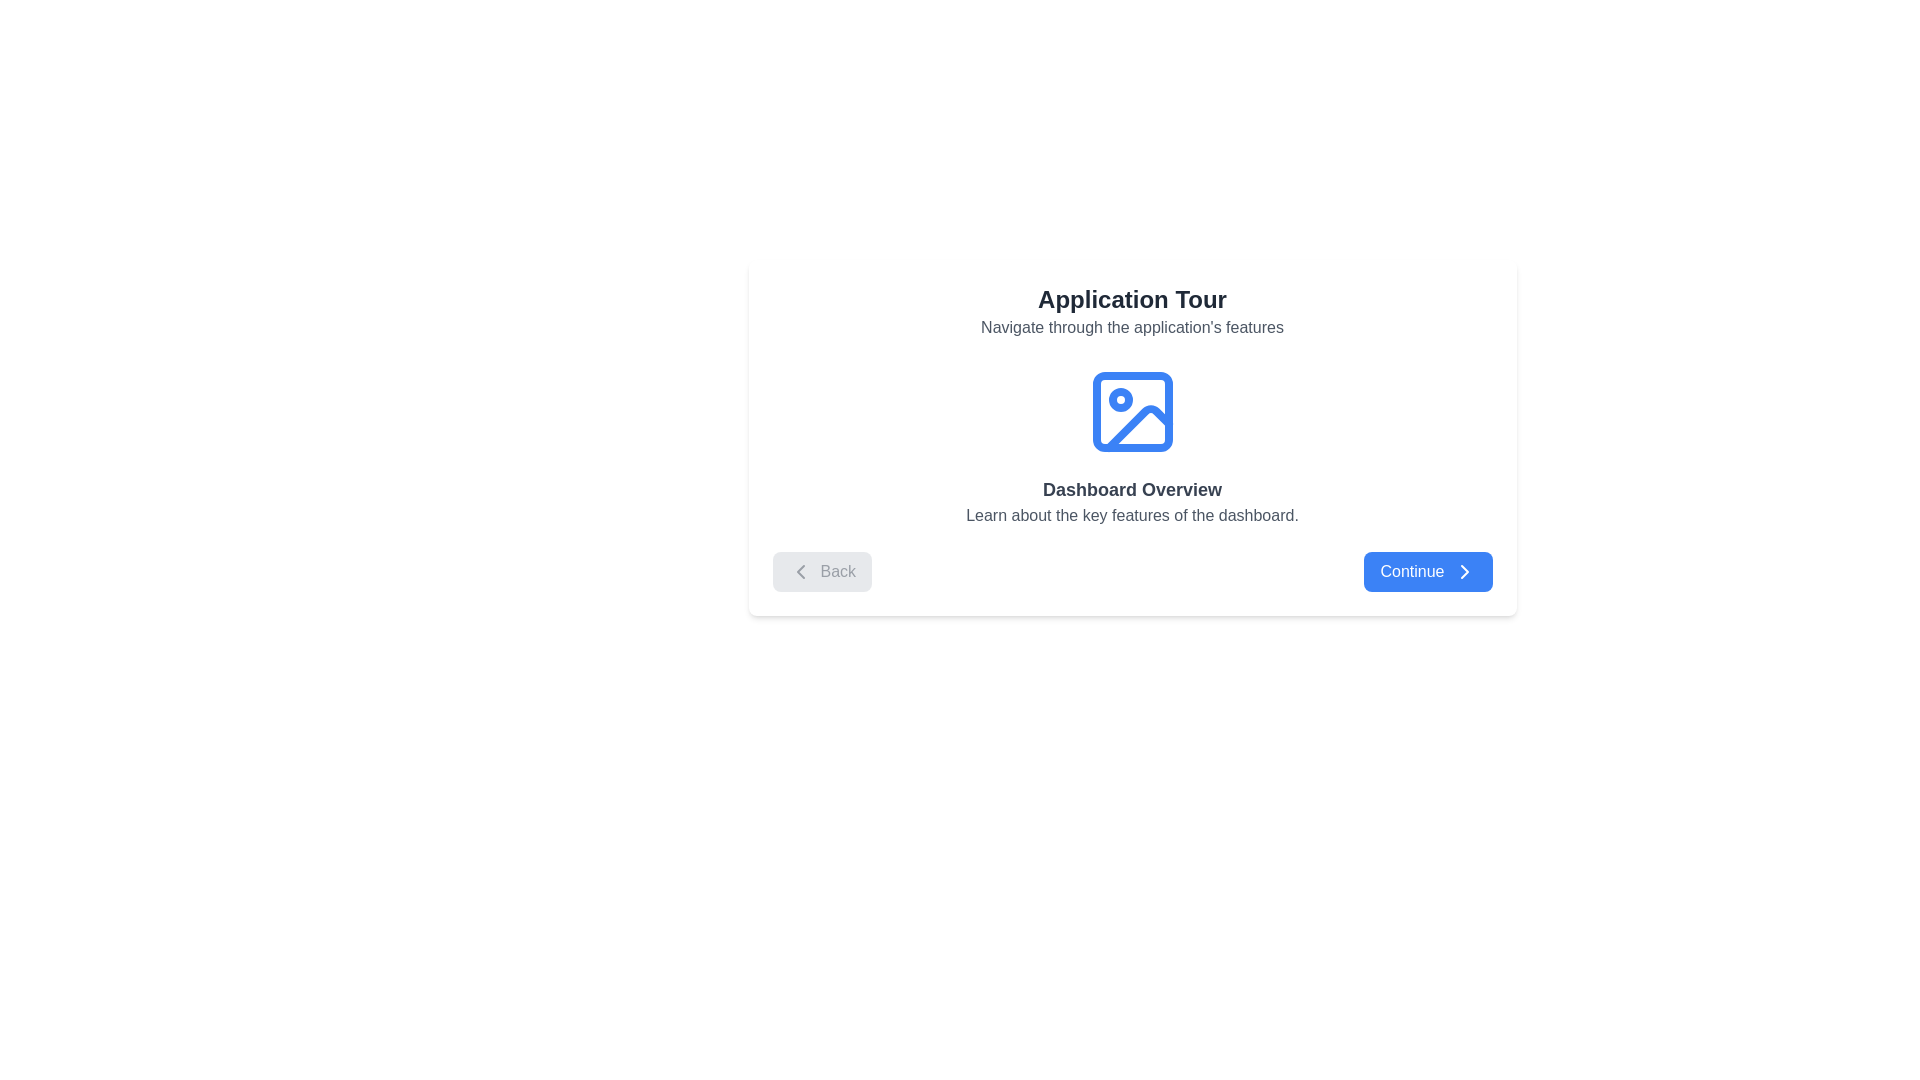 The width and height of the screenshot is (1920, 1080). What do you see at coordinates (1132, 411) in the screenshot?
I see `the decorative rectangle centered above the 'Dashboard Overview' text in the main interface panel` at bounding box center [1132, 411].